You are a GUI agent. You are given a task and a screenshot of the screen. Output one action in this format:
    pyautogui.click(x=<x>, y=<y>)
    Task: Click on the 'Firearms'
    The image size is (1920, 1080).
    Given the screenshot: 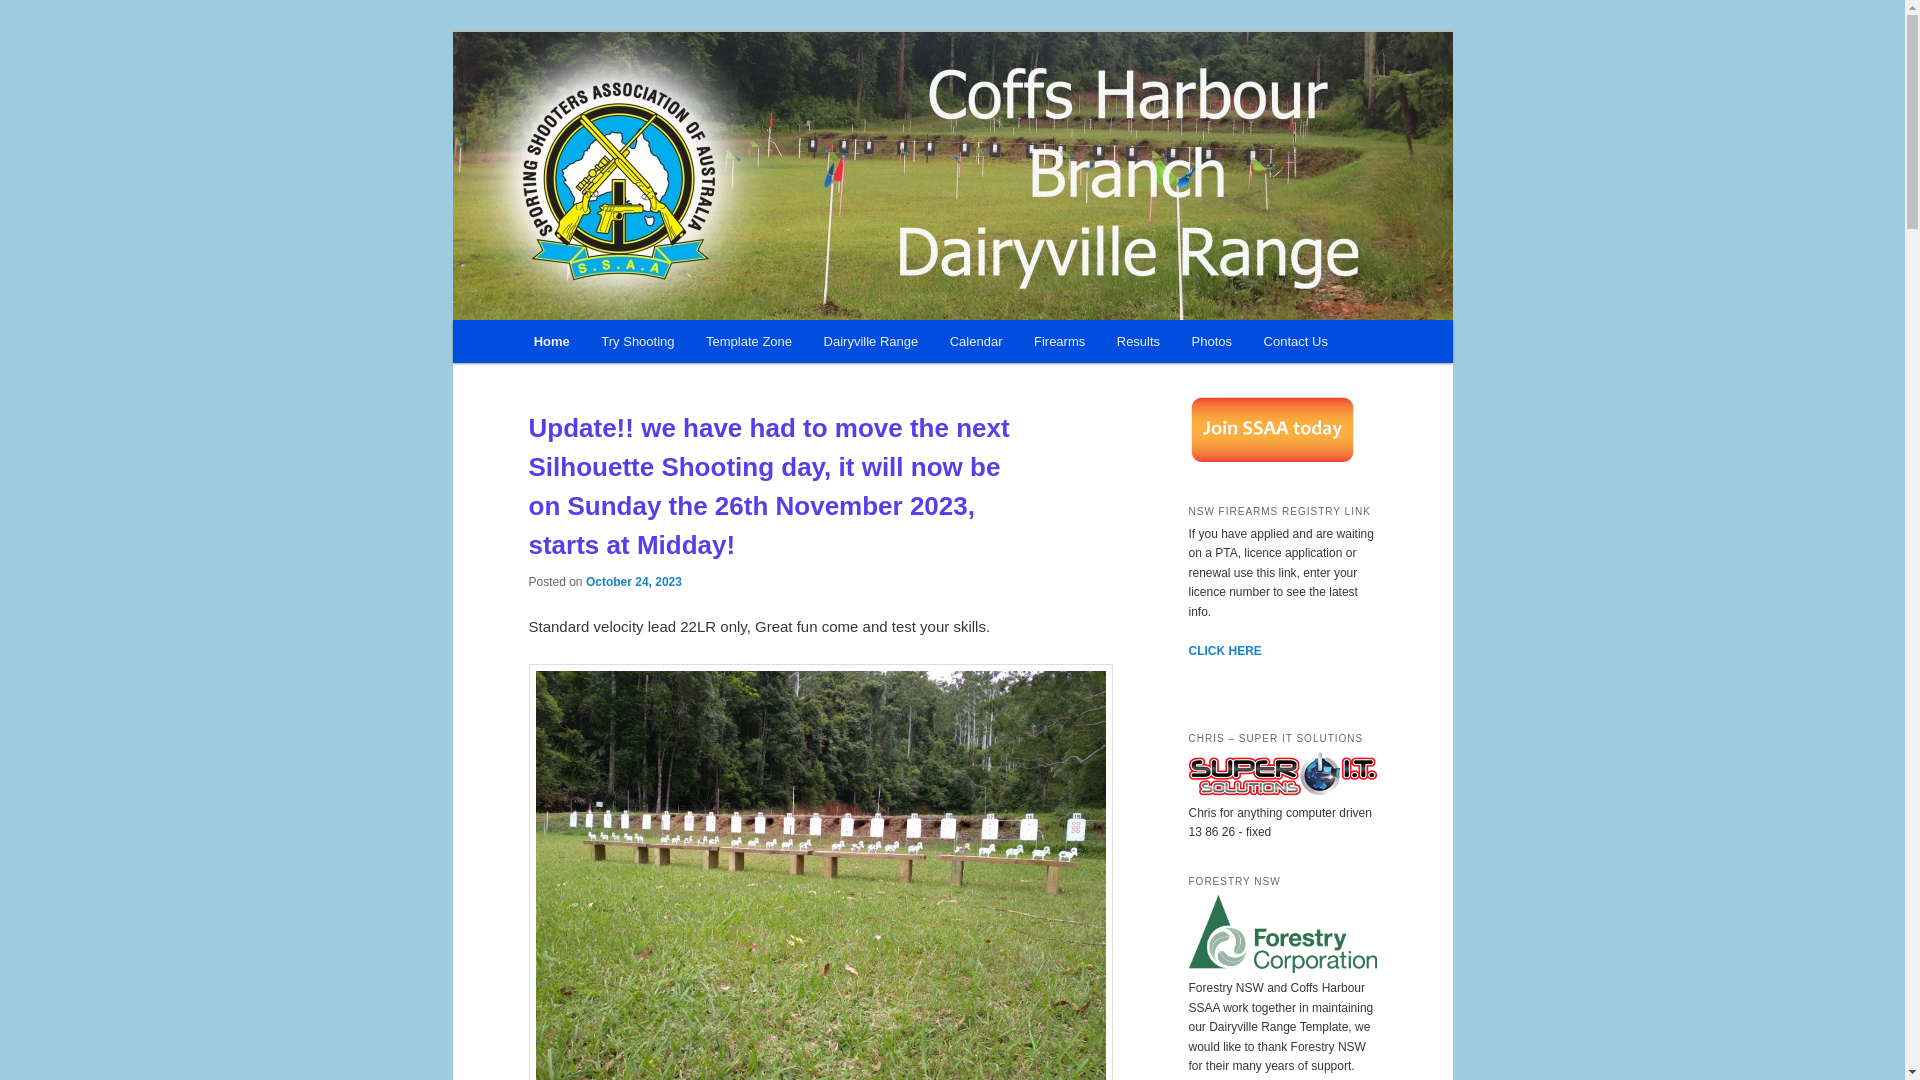 What is the action you would take?
    pyautogui.click(x=1058, y=340)
    